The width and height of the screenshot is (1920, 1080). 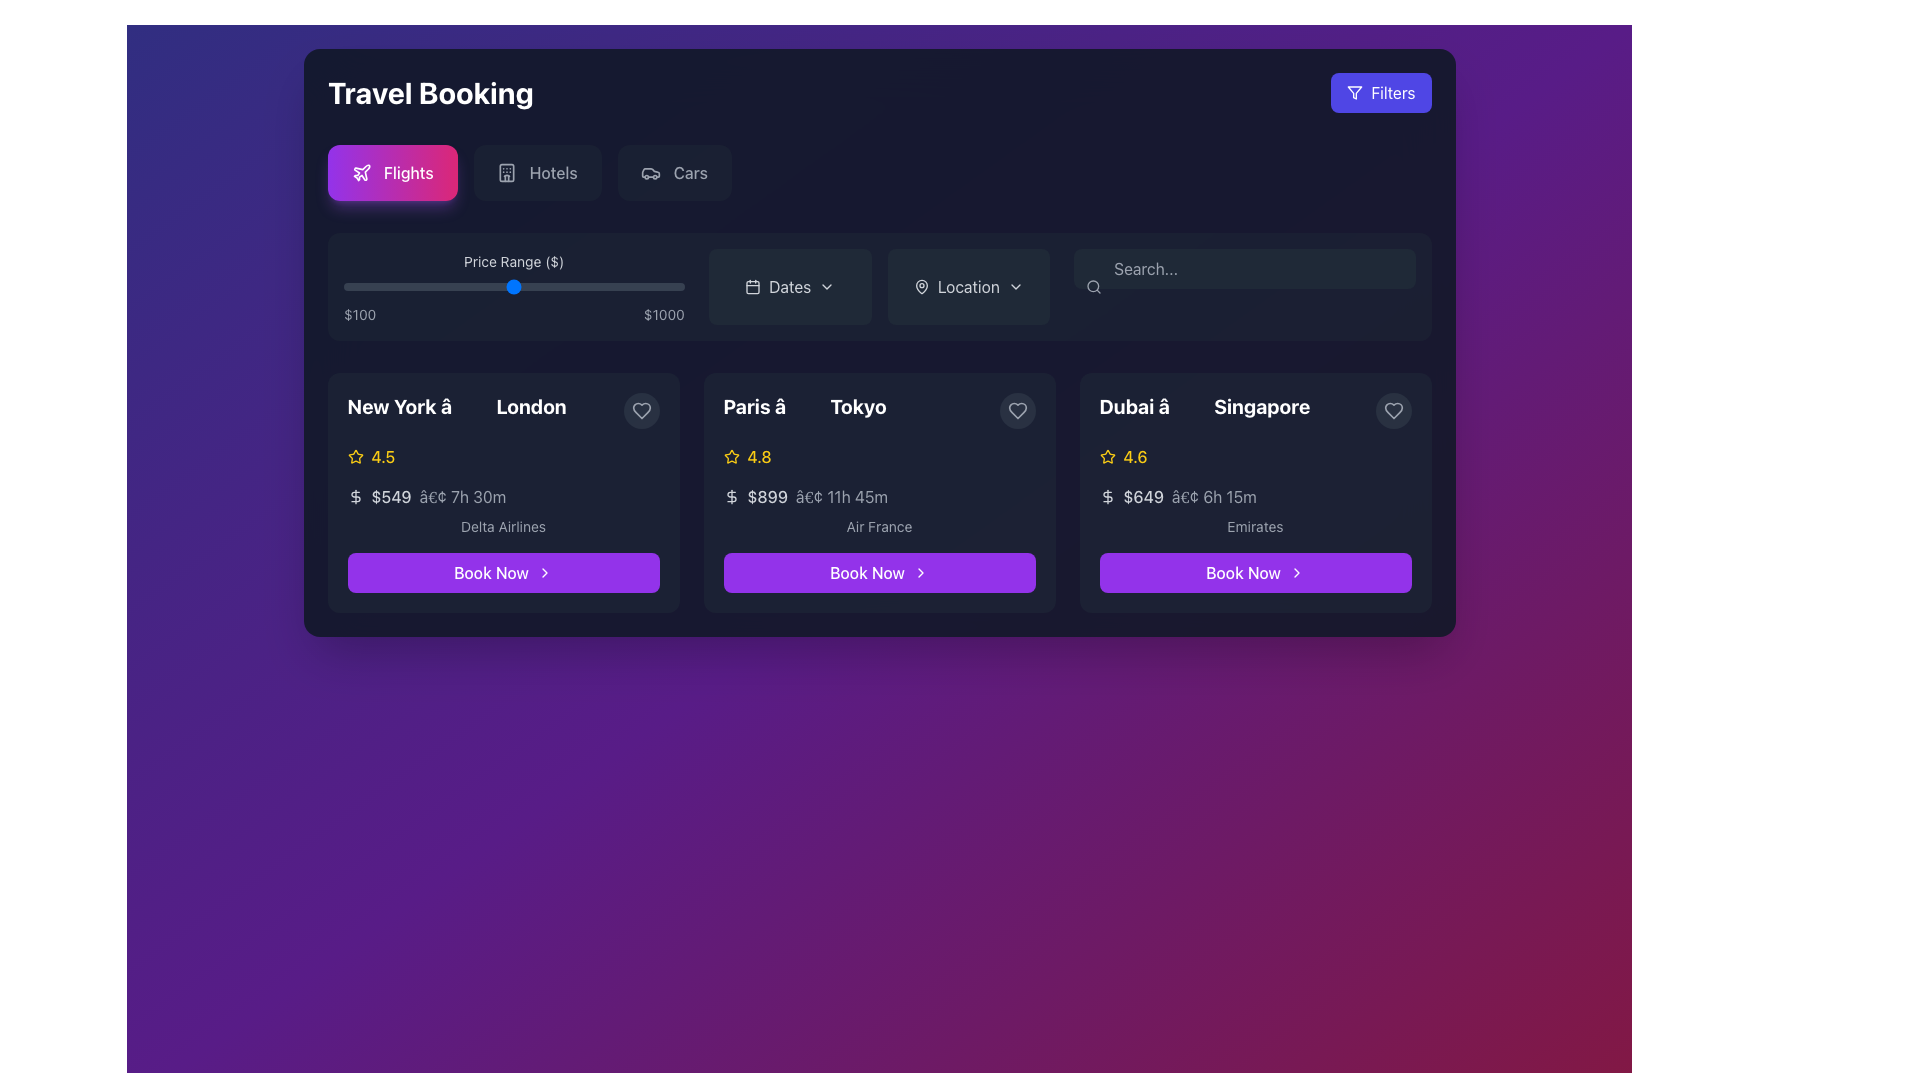 I want to click on the button in the top-right corner of the UI that contains the text label for filtering options, so click(x=1392, y=92).